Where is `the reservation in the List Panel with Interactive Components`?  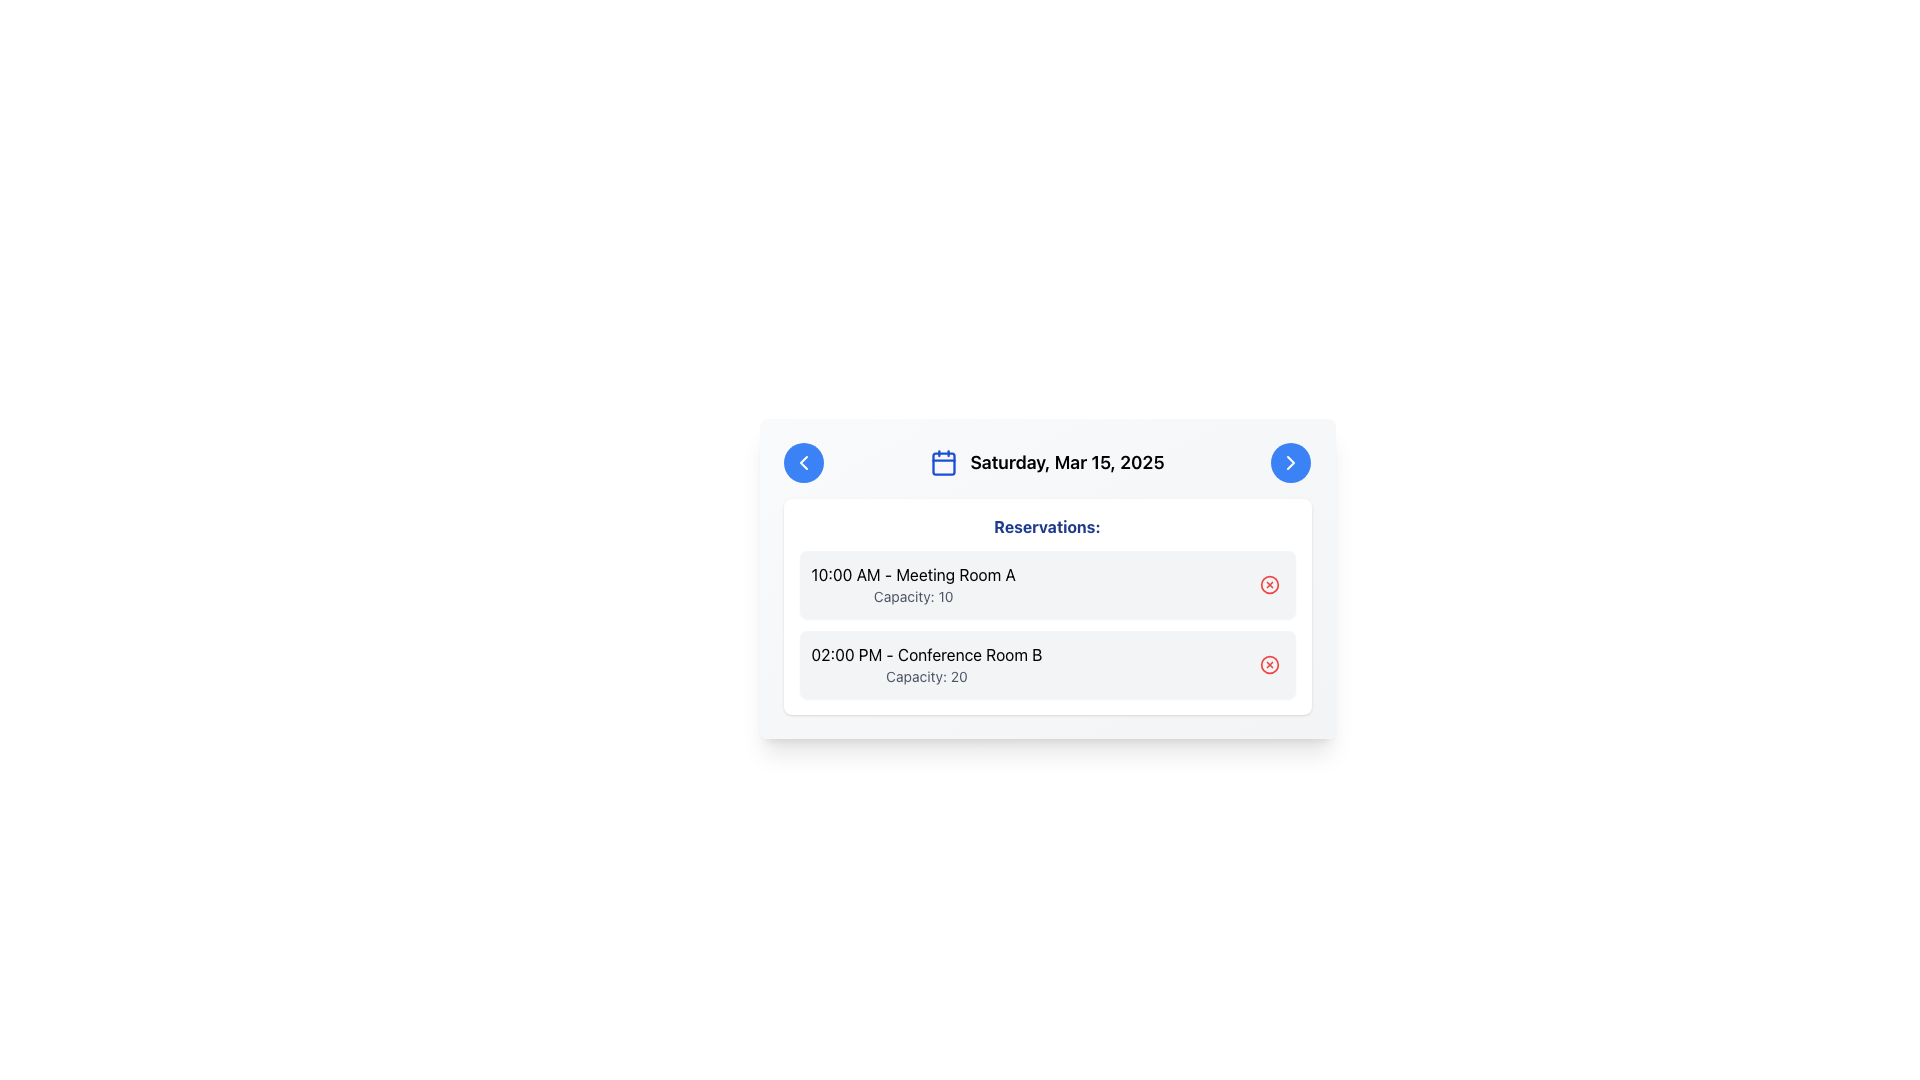 the reservation in the List Panel with Interactive Components is located at coordinates (1046, 605).